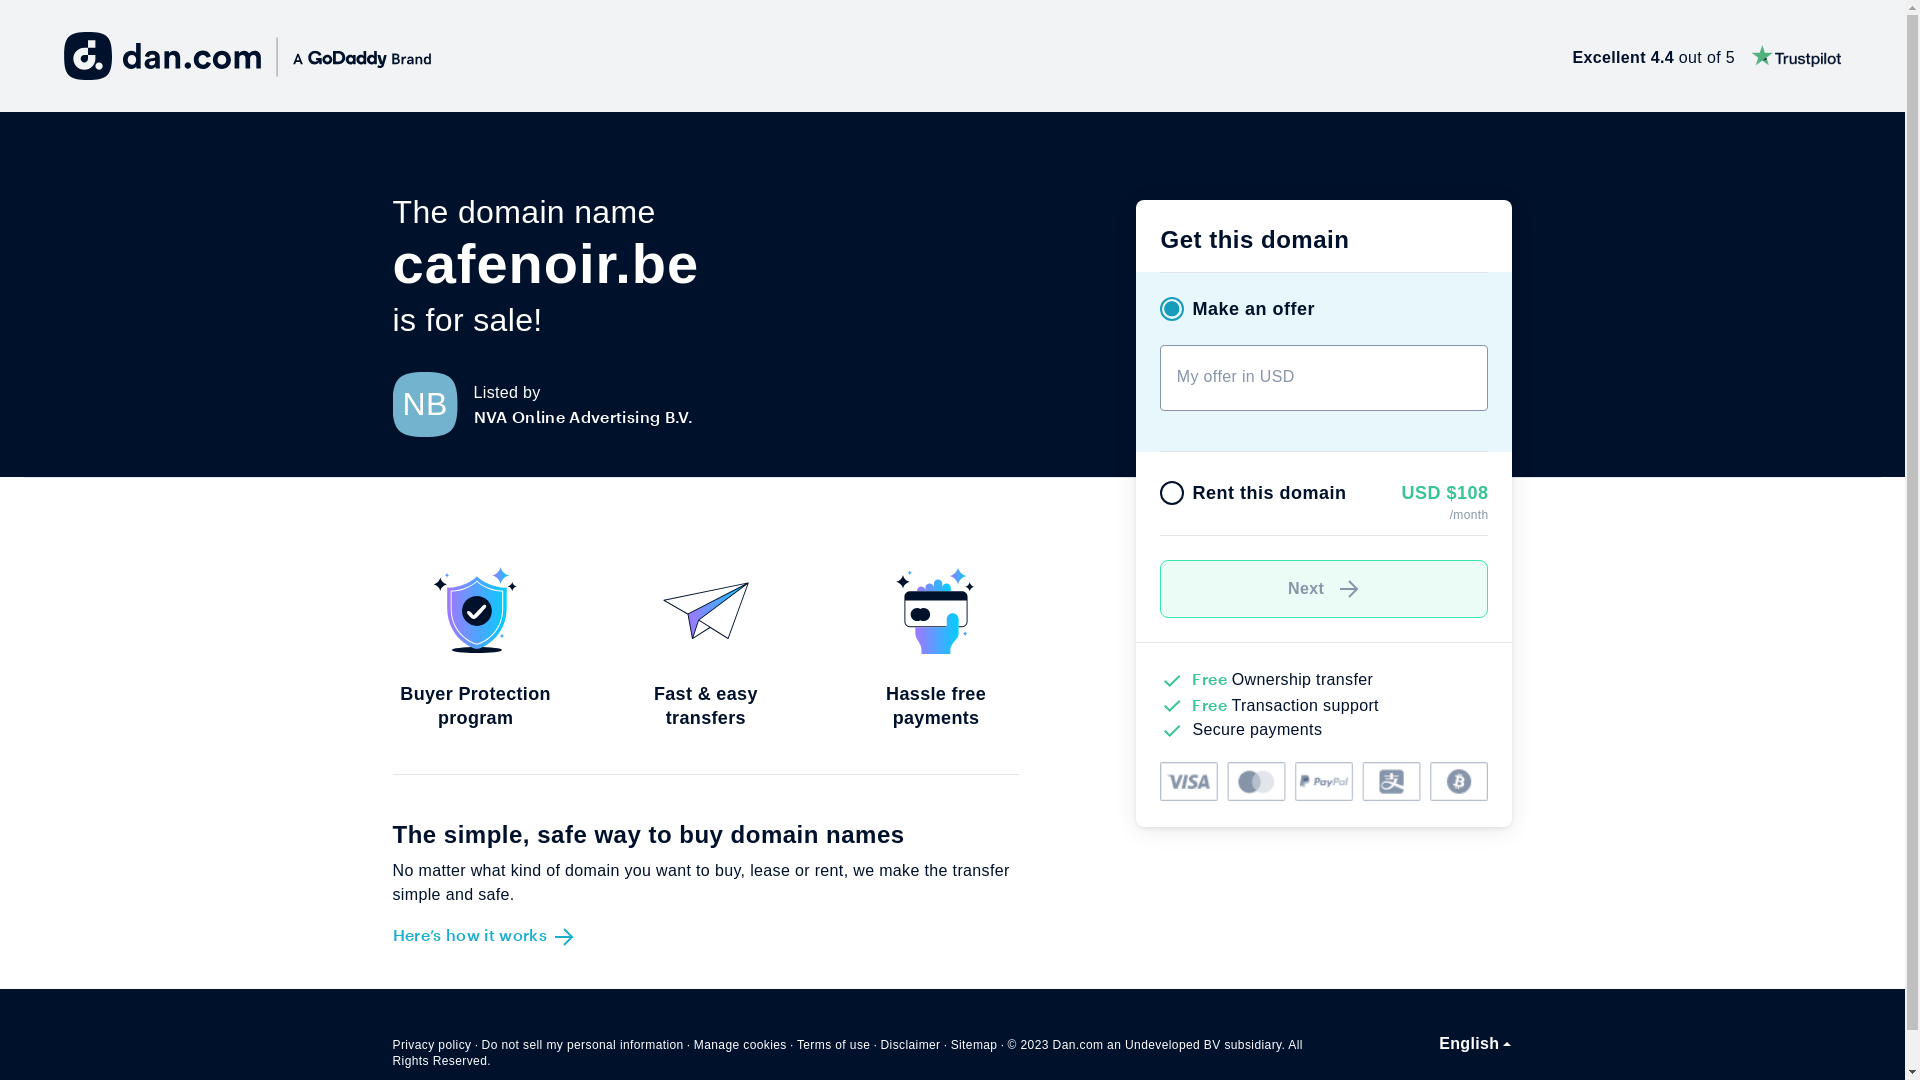  Describe the element at coordinates (1706, 55) in the screenshot. I see `'Excellent 4.4 out of 5'` at that location.